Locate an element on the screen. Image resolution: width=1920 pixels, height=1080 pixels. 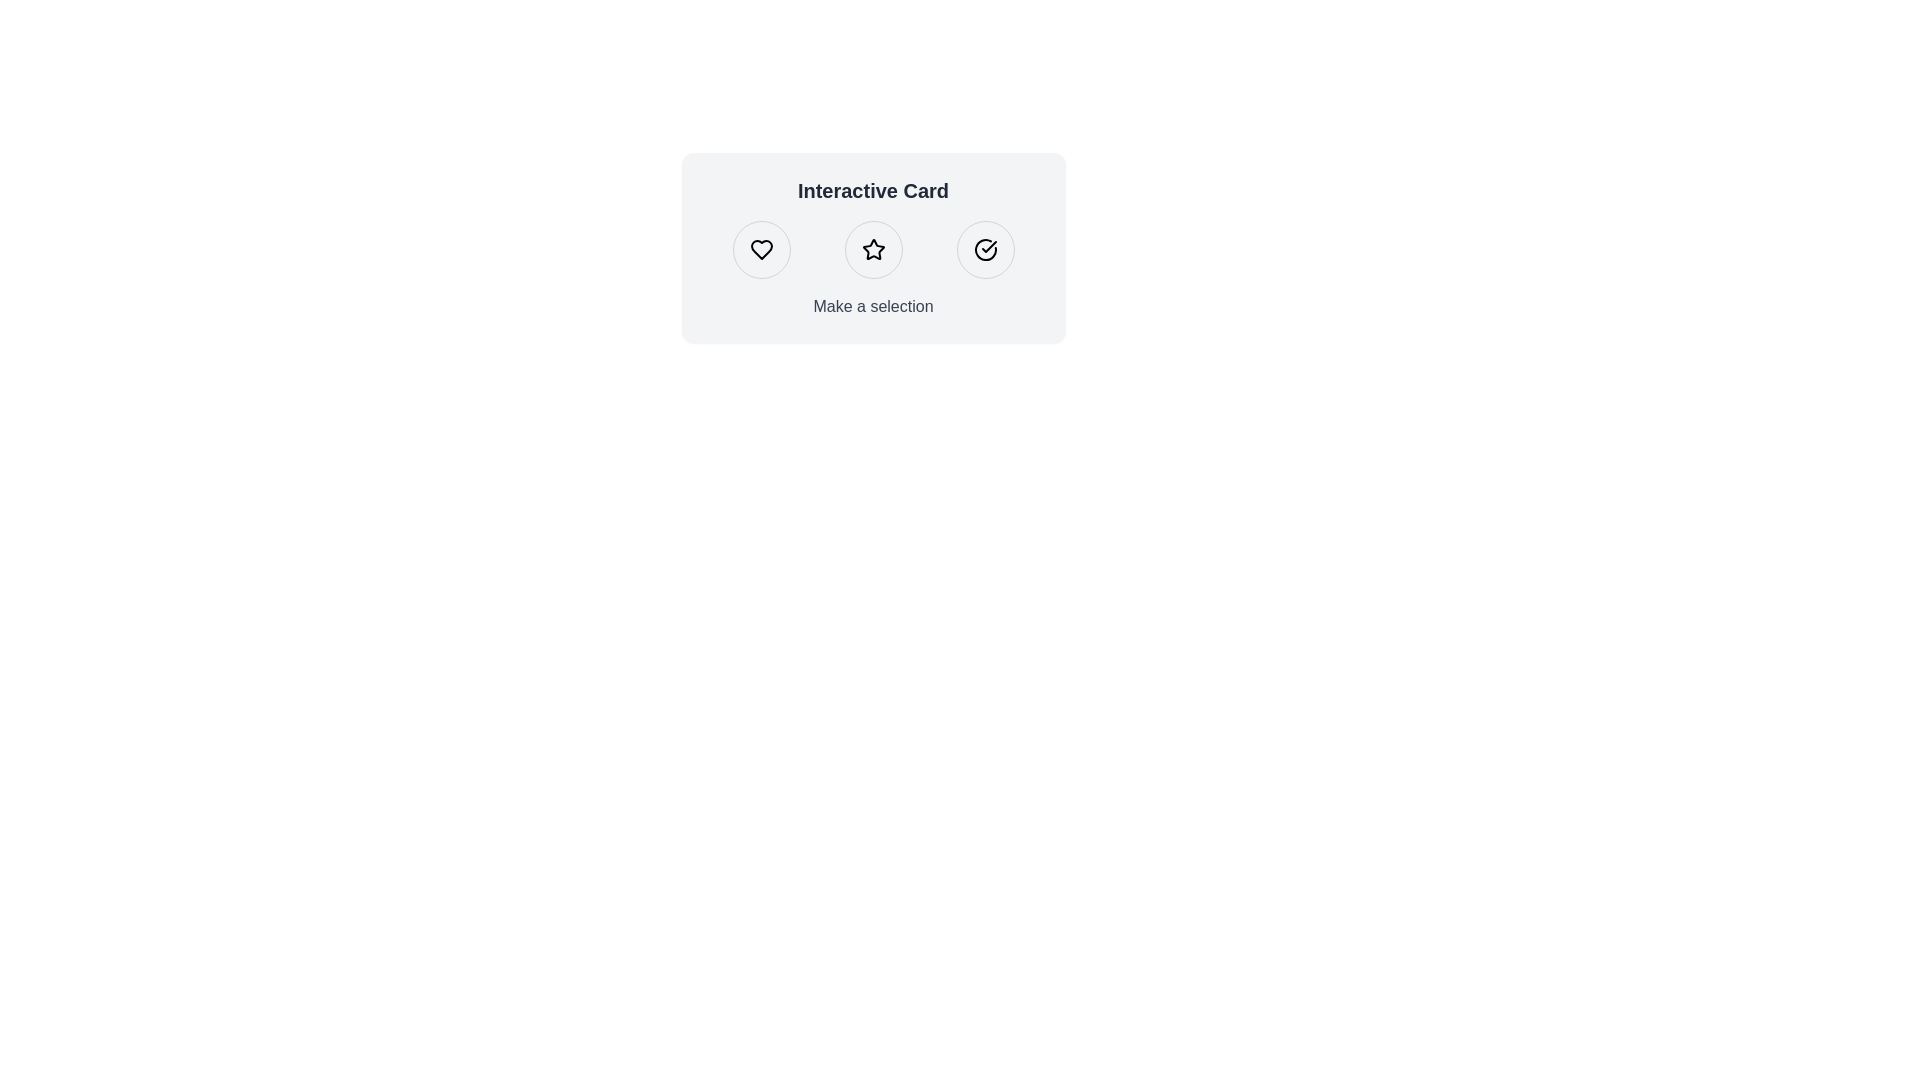
the circular button with a gray border containing a checkmark icon to confirm the action is located at coordinates (985, 249).